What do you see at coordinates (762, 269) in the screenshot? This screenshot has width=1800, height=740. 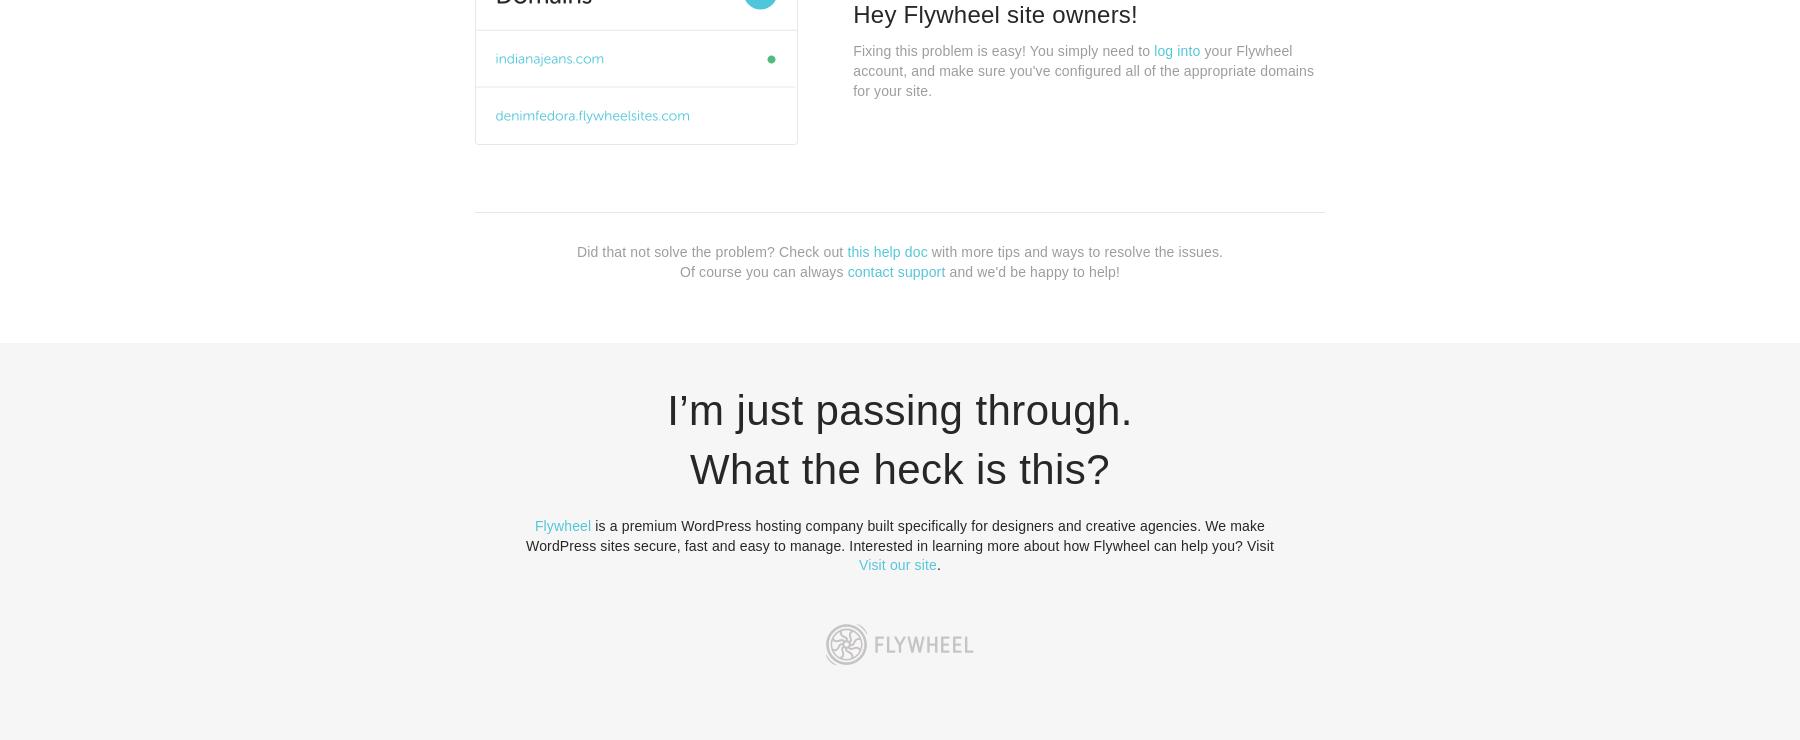 I see `'Of course you can always'` at bounding box center [762, 269].